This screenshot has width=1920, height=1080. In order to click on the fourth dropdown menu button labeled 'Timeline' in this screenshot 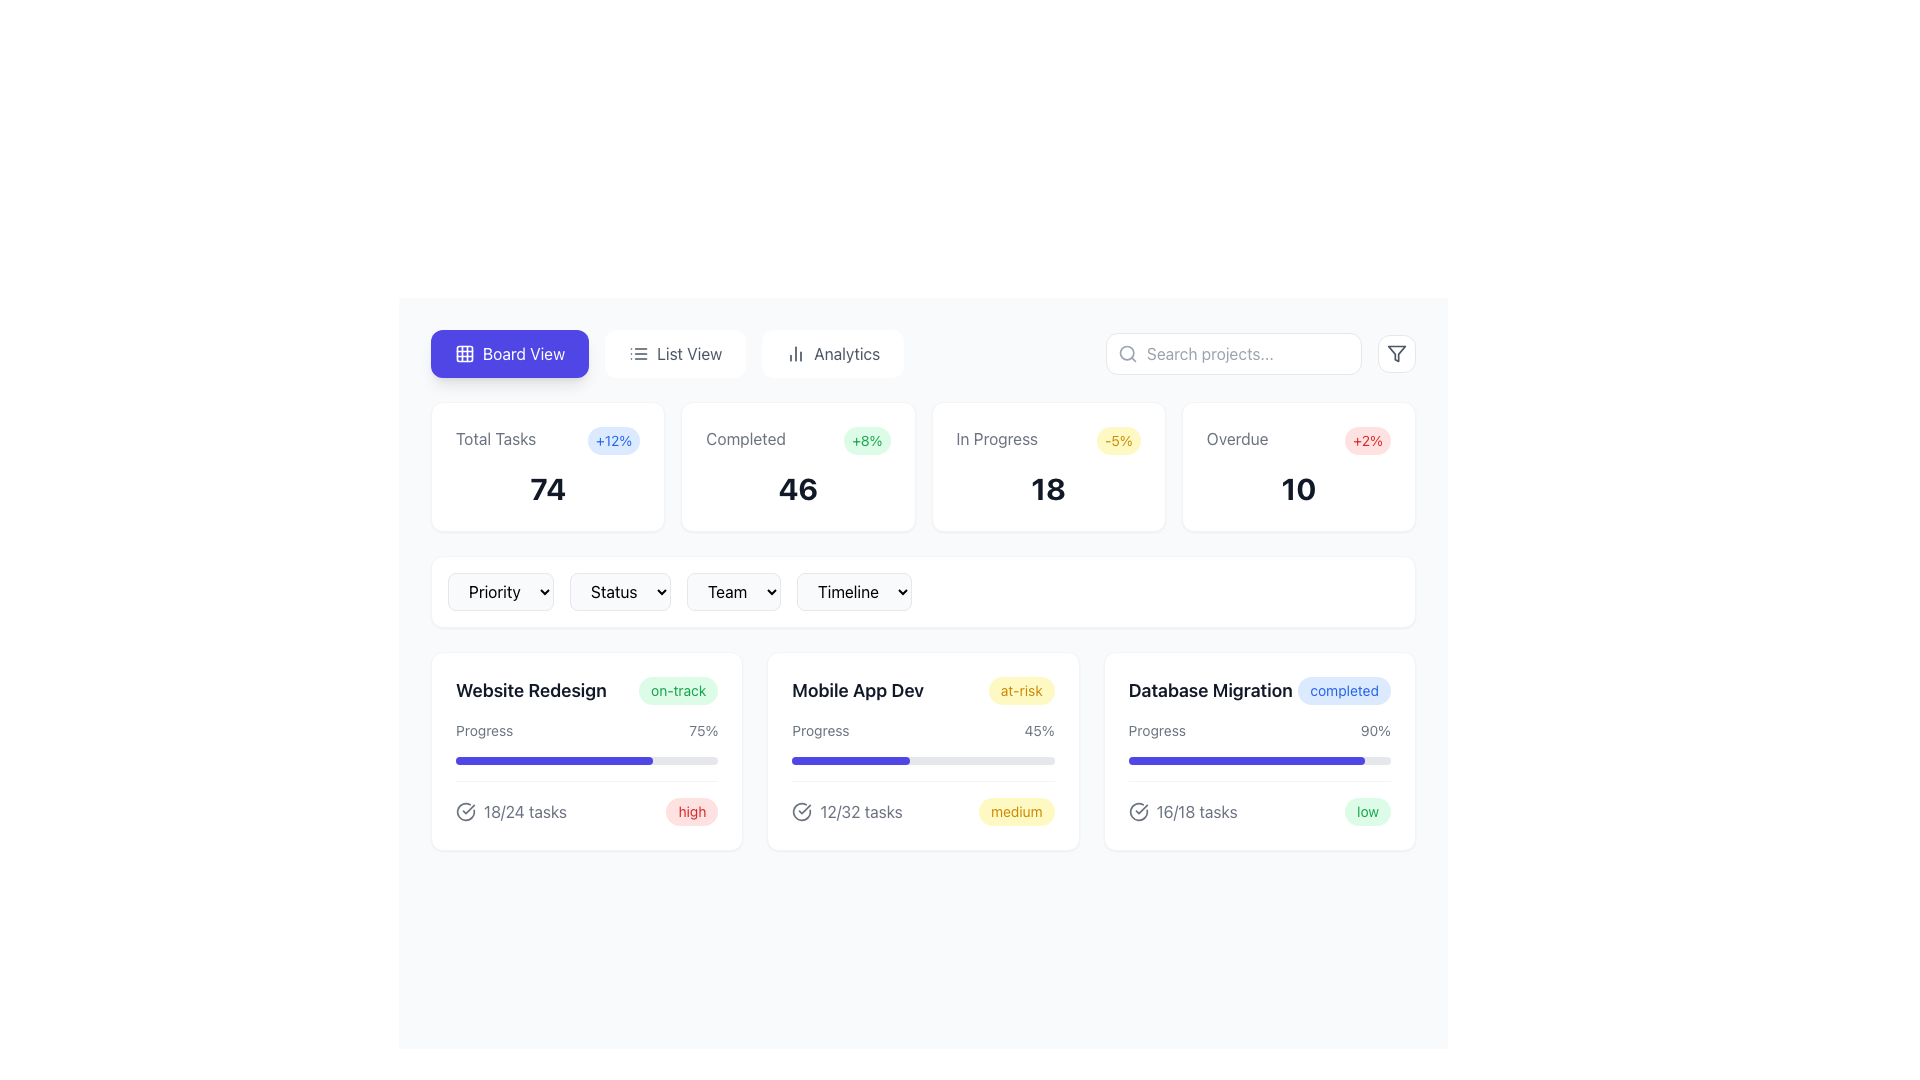, I will do `click(854, 590)`.